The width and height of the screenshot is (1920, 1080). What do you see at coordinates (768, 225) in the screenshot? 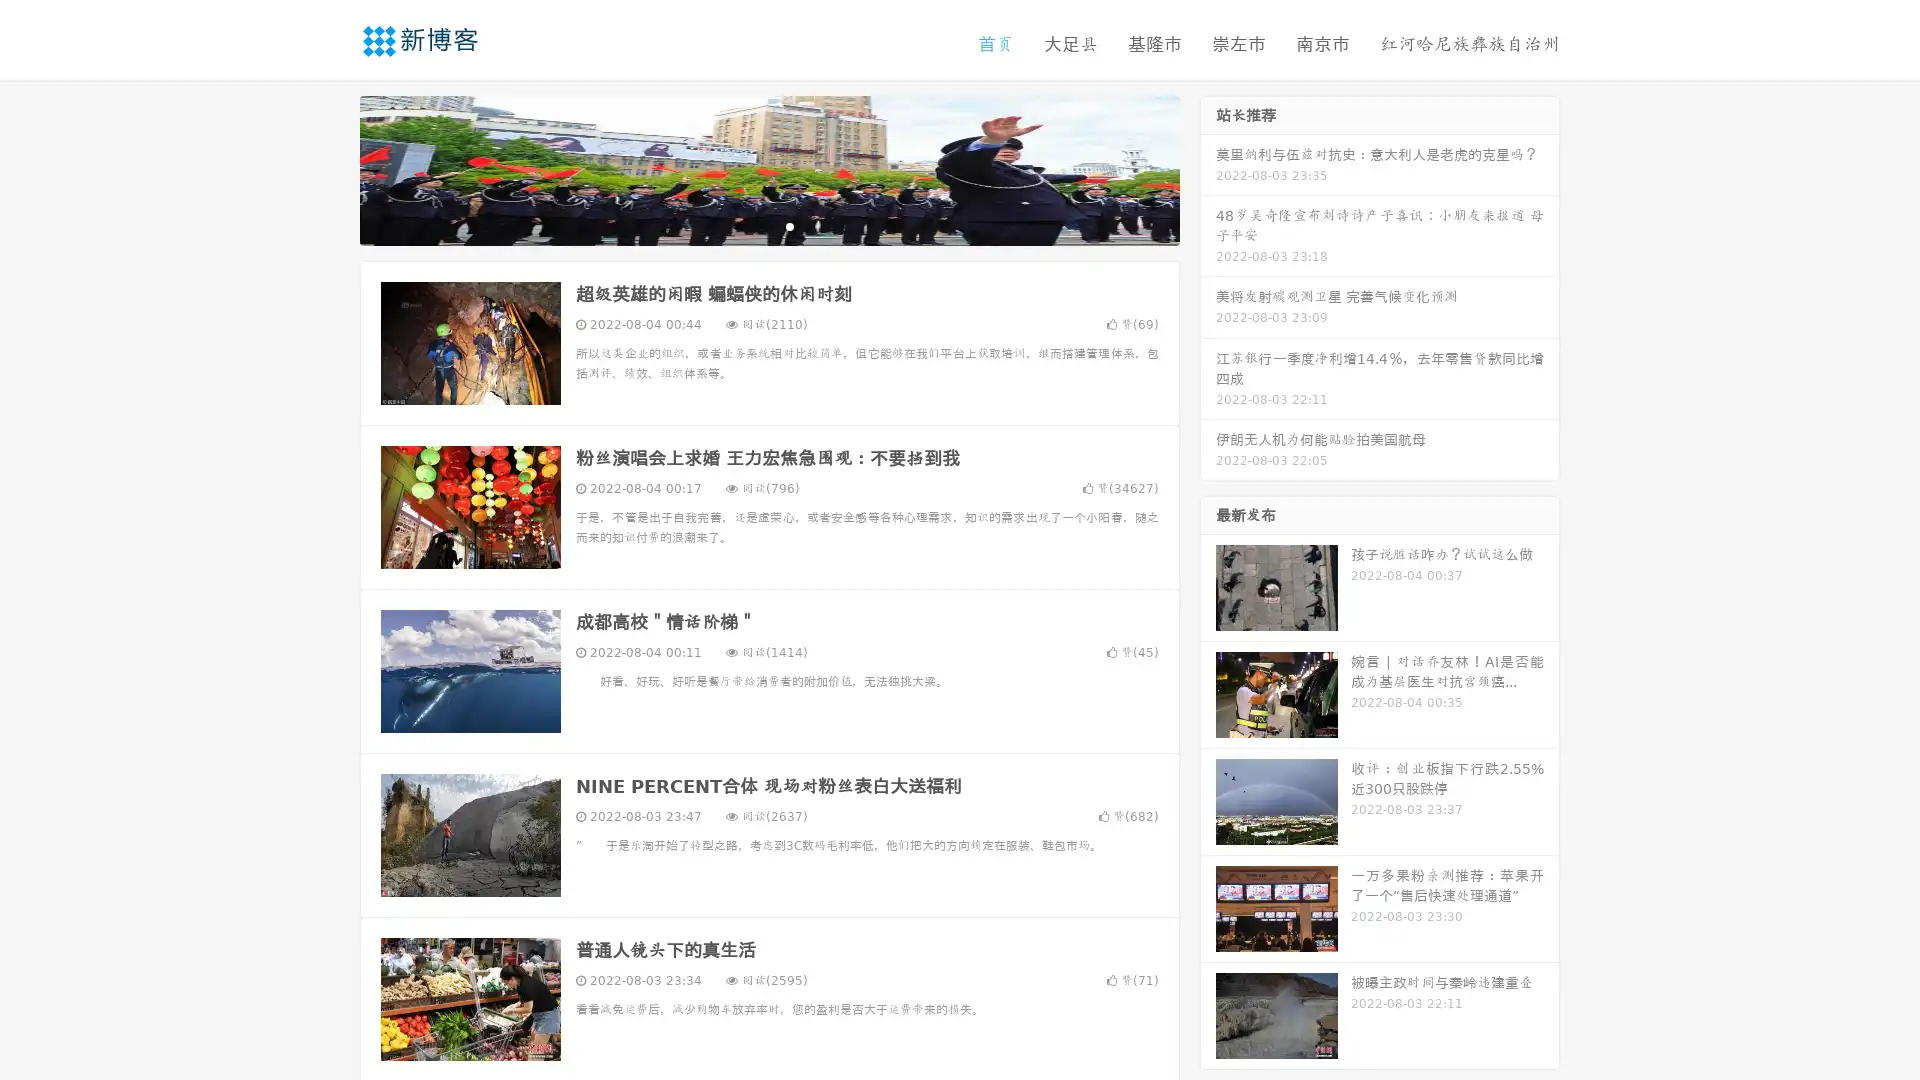
I see `Go to slide 2` at bounding box center [768, 225].